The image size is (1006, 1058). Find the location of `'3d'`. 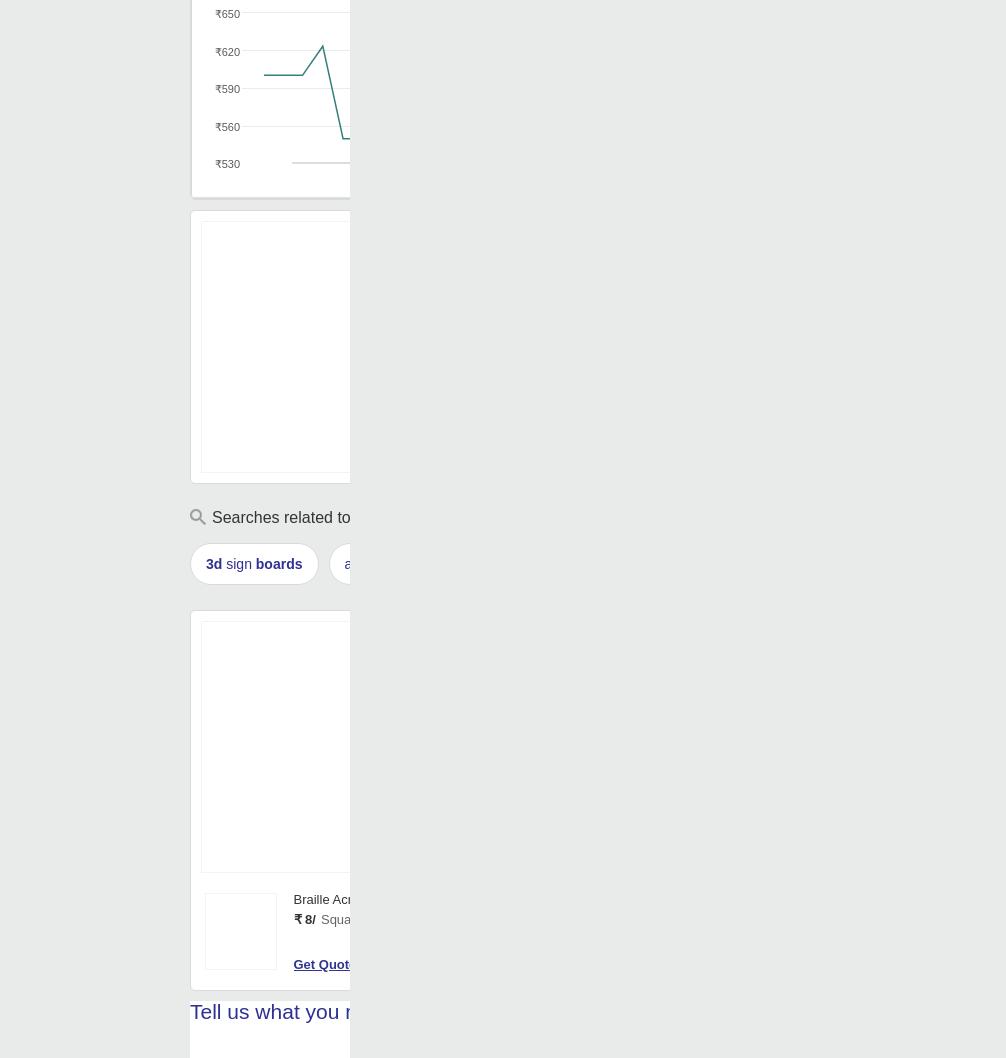

'3d' is located at coordinates (206, 564).